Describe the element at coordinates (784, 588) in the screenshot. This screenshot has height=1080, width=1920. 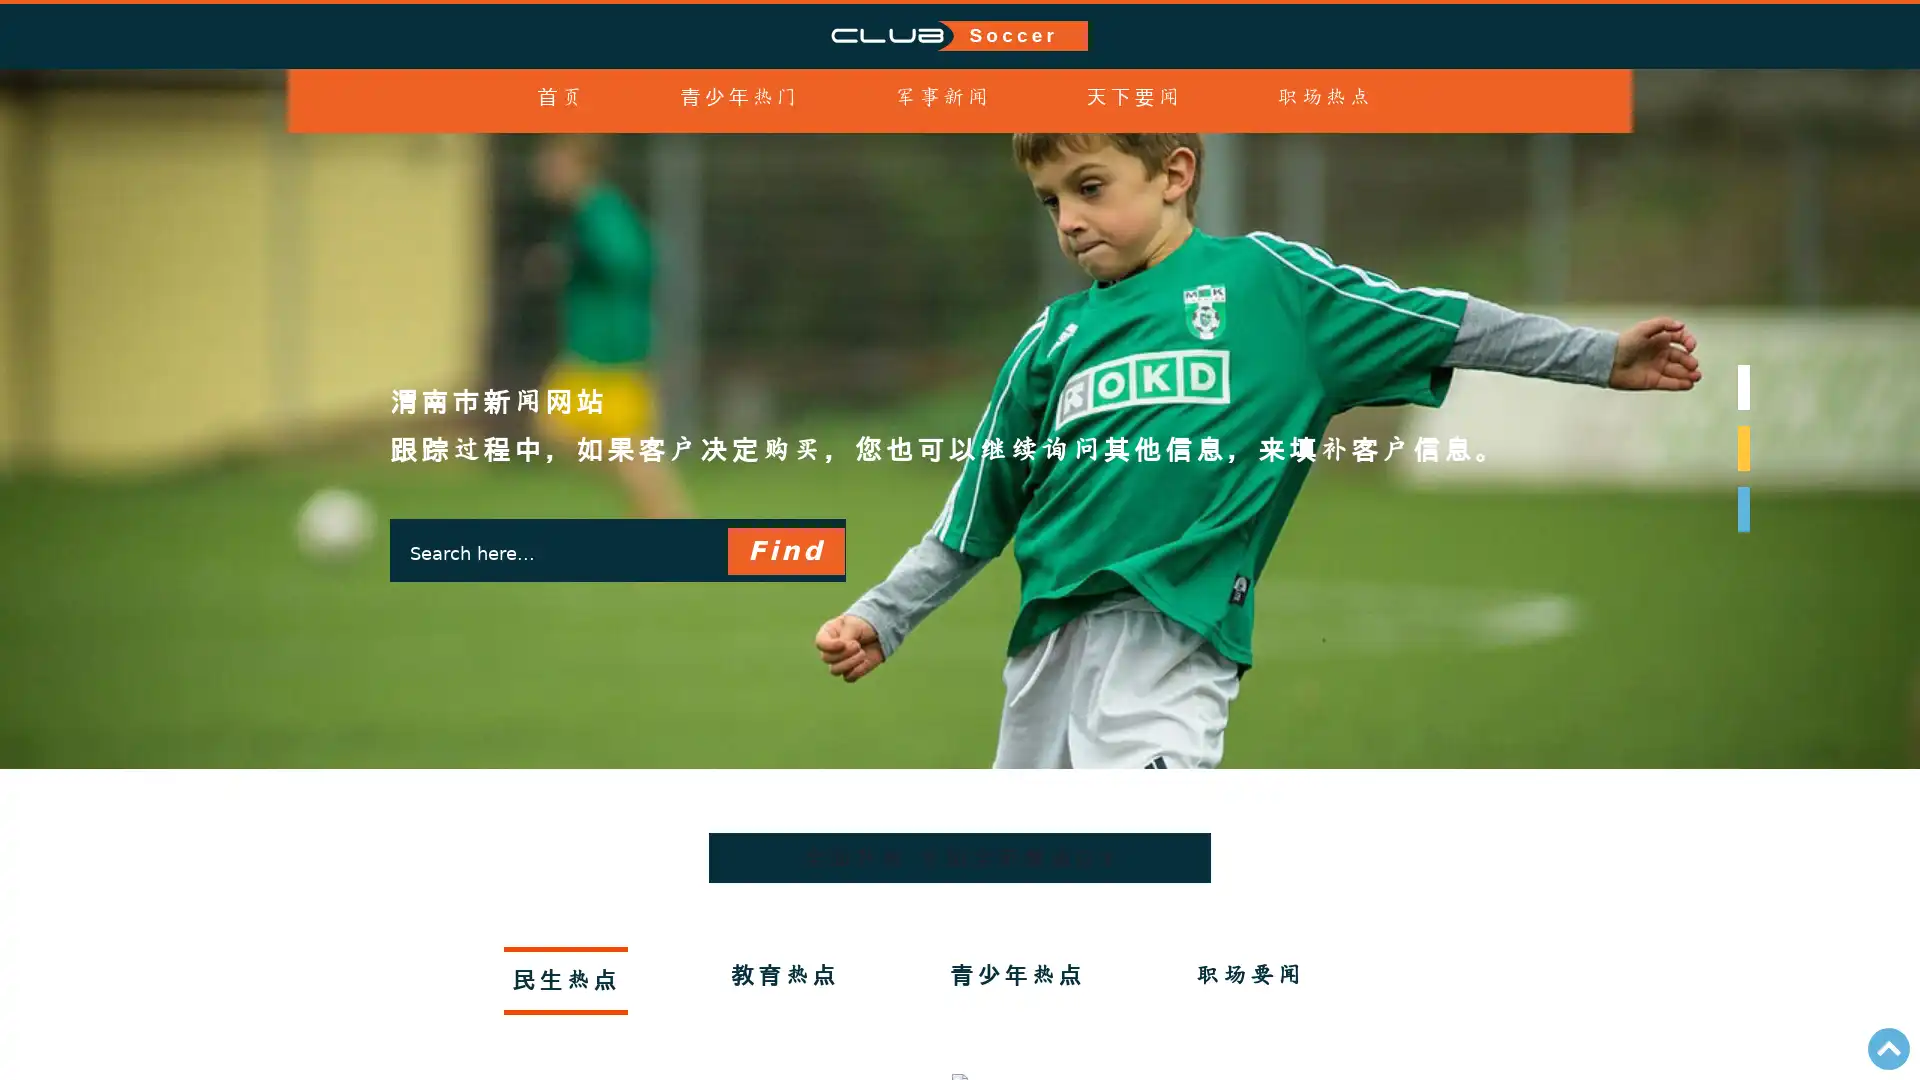
I see `Find` at that location.